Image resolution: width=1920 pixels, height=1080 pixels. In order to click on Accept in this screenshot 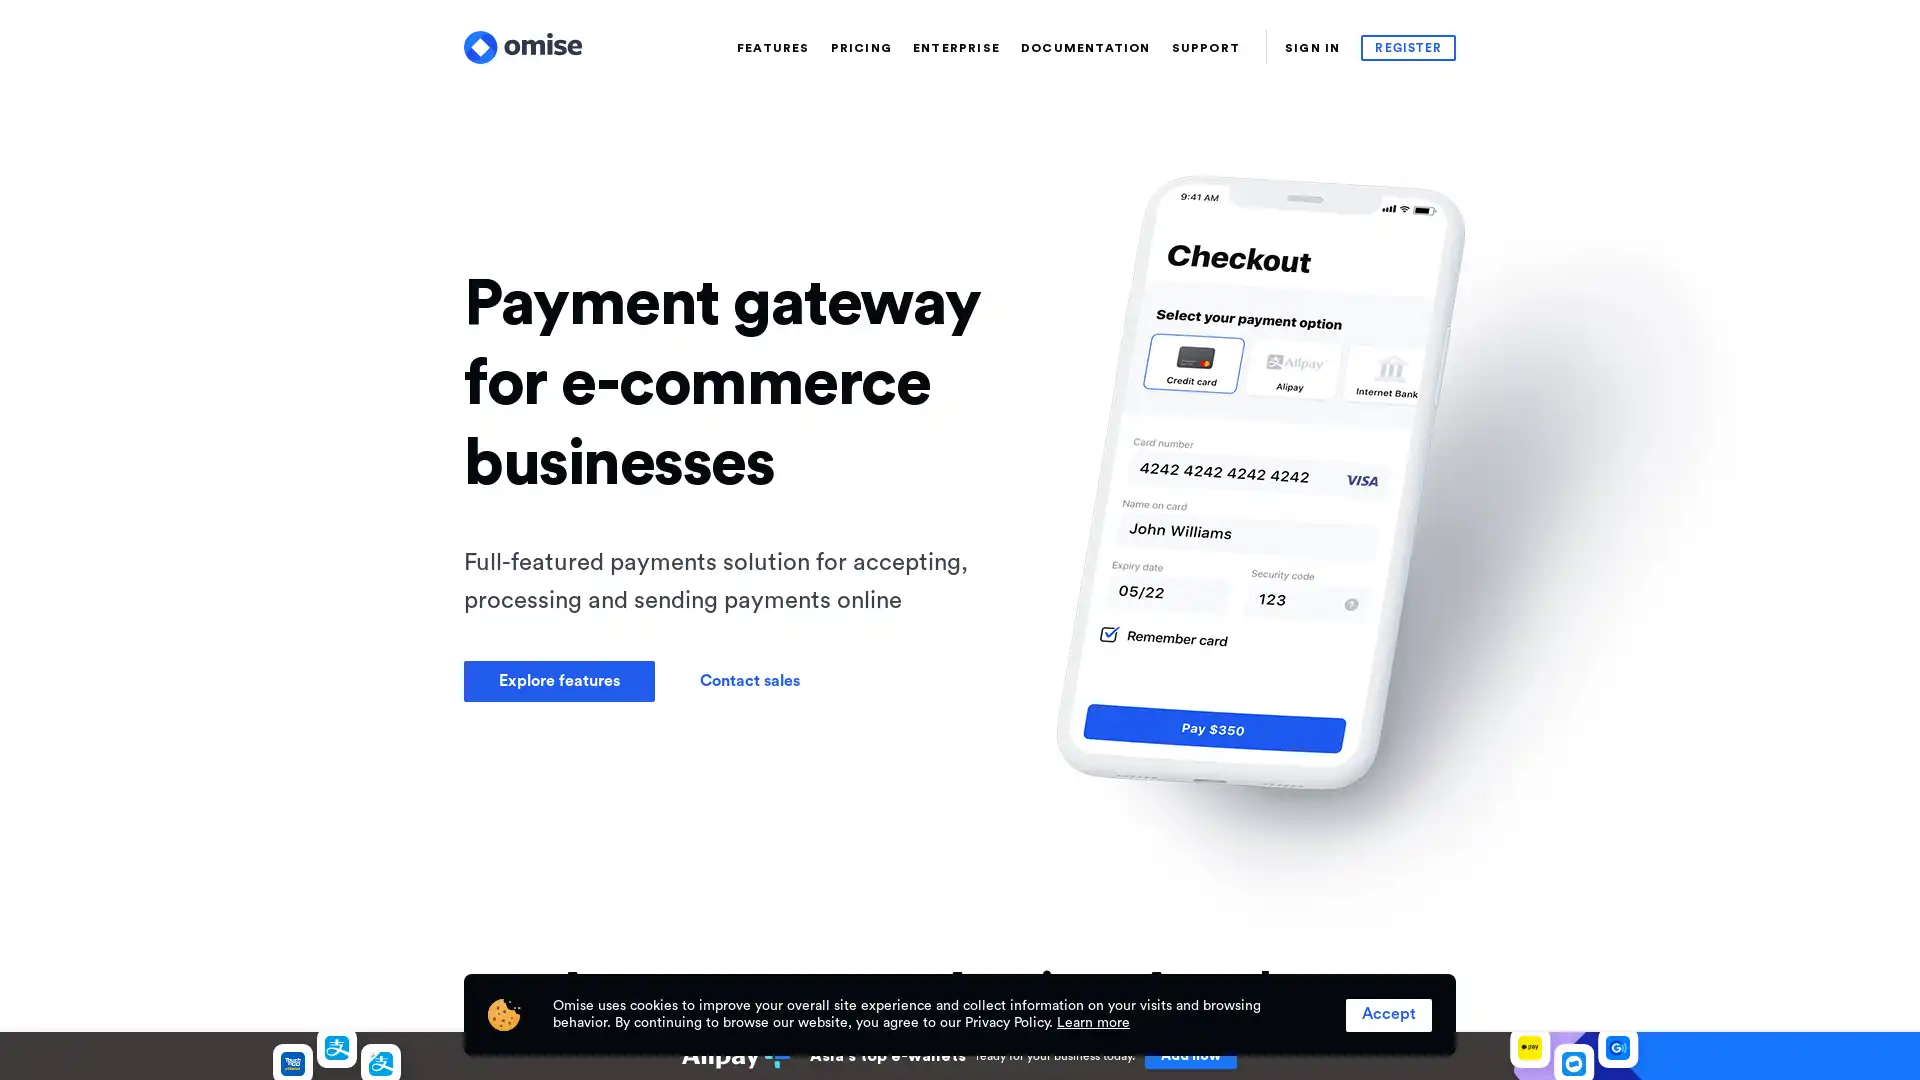, I will do `click(1387, 1014)`.